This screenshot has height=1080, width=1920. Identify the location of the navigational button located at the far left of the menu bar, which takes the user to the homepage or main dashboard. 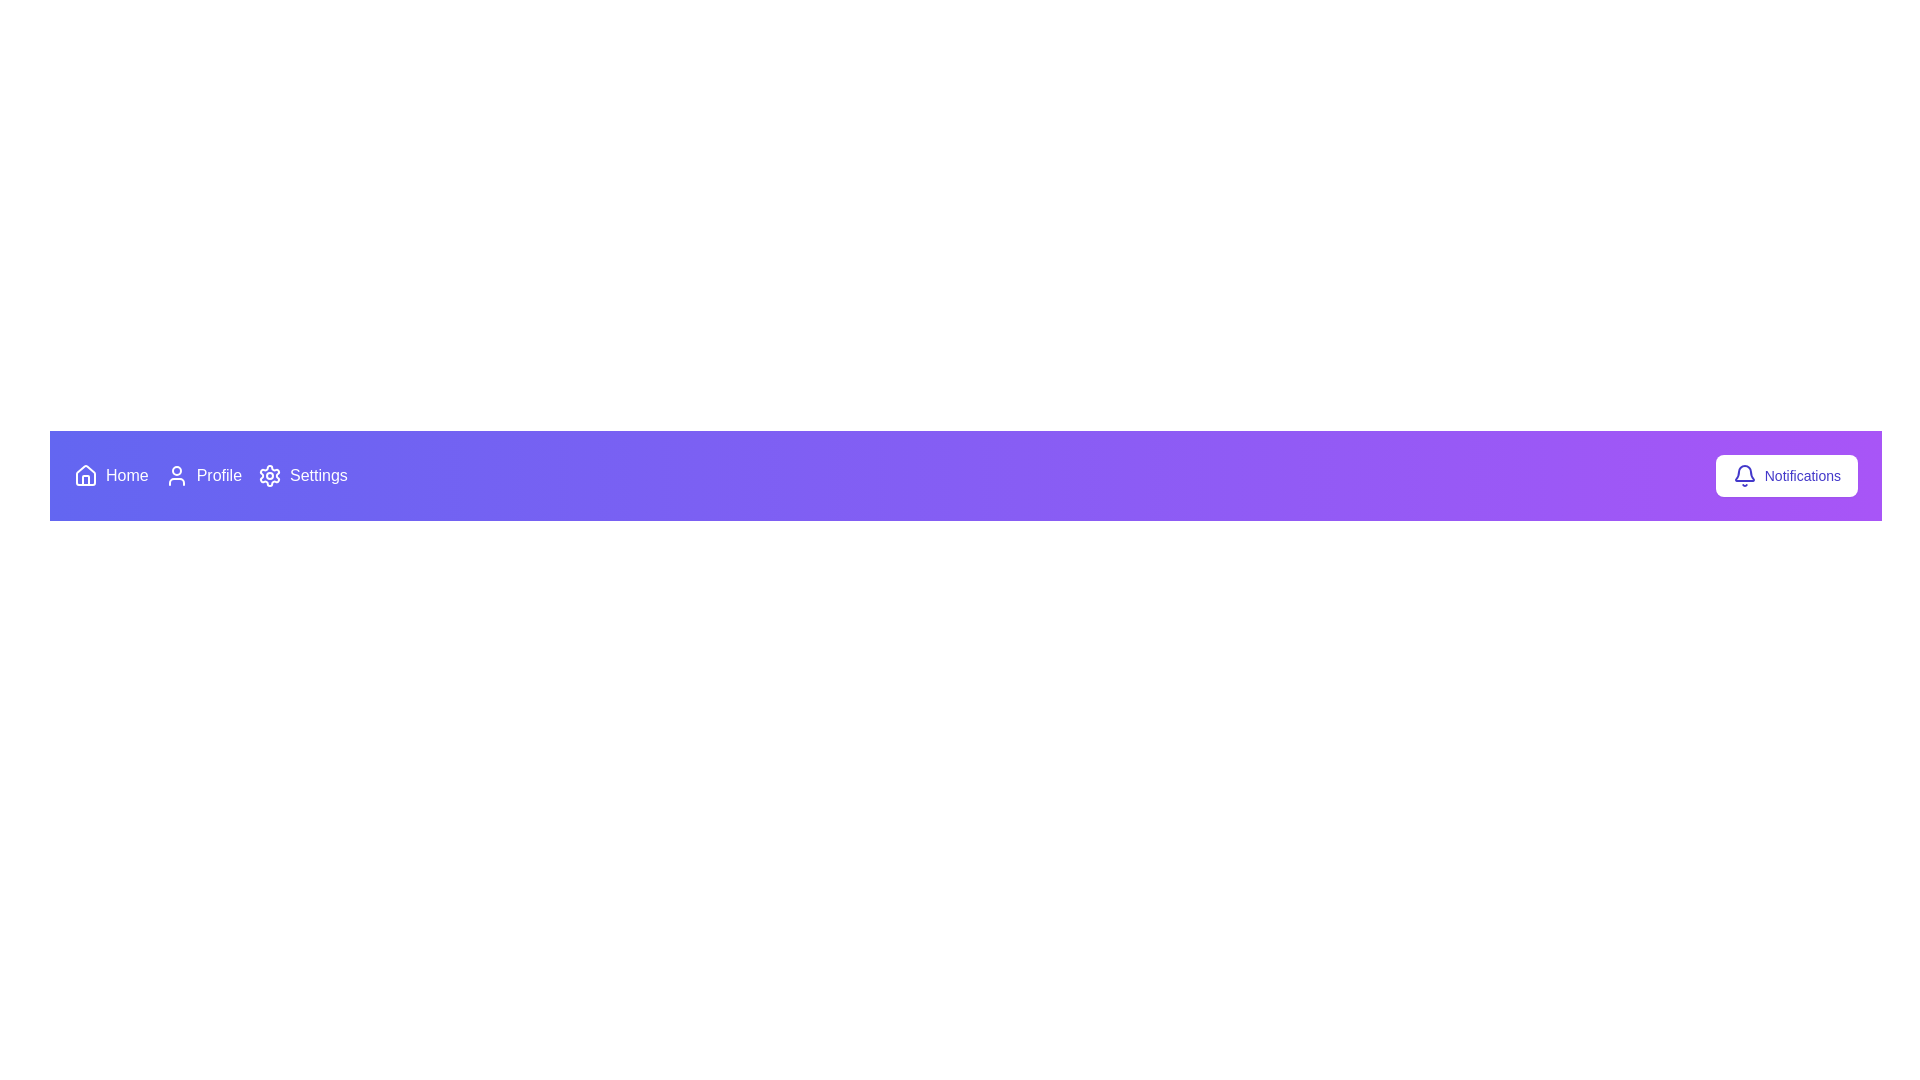
(110, 475).